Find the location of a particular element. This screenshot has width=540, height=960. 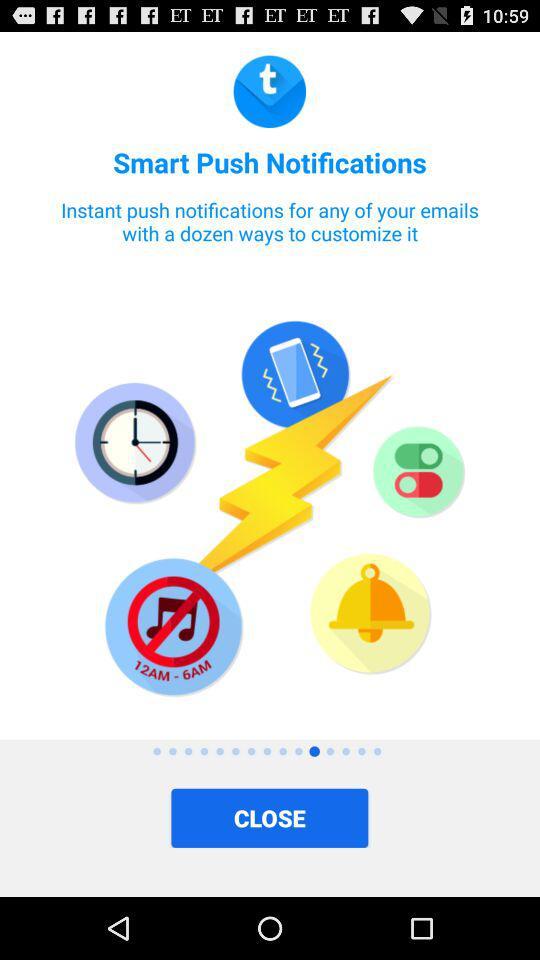

the close icon is located at coordinates (269, 818).